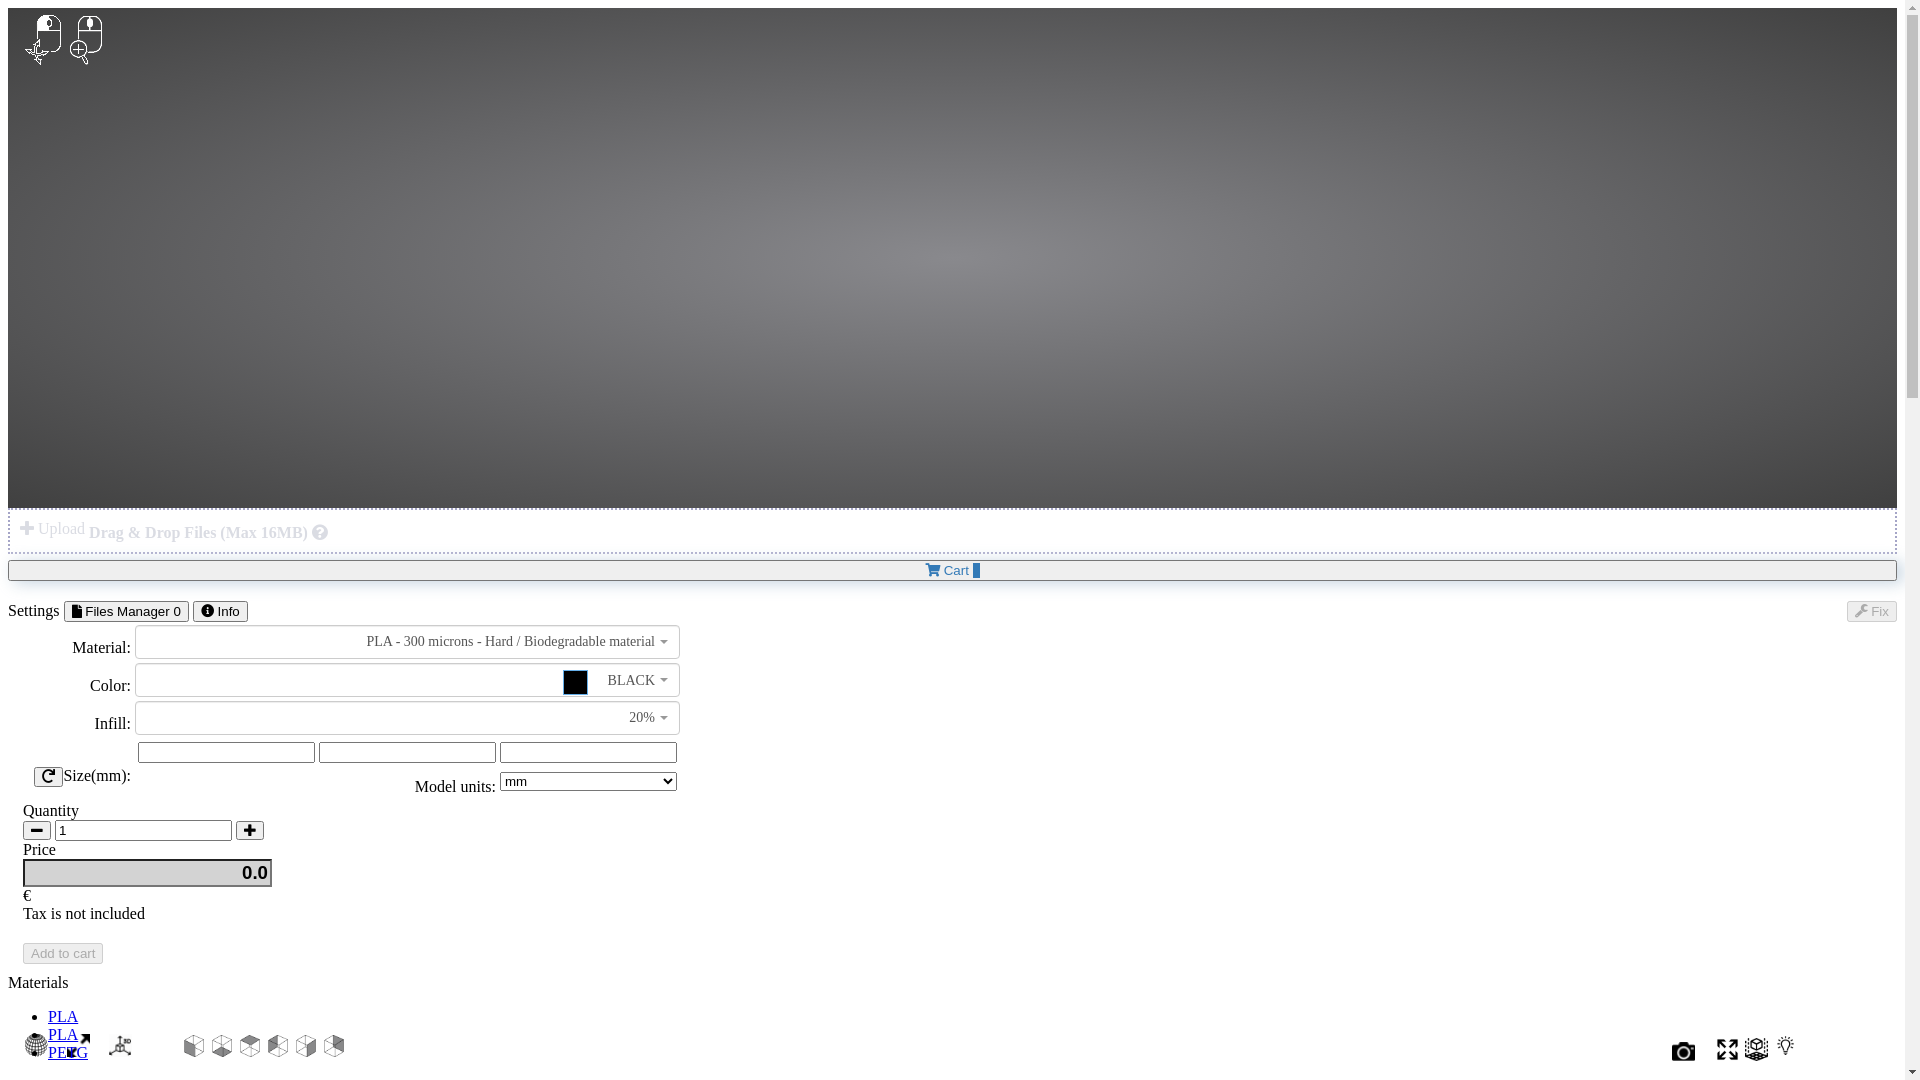 This screenshot has height=1080, width=1920. Describe the element at coordinates (67, 1051) in the screenshot. I see `'PETG'` at that location.